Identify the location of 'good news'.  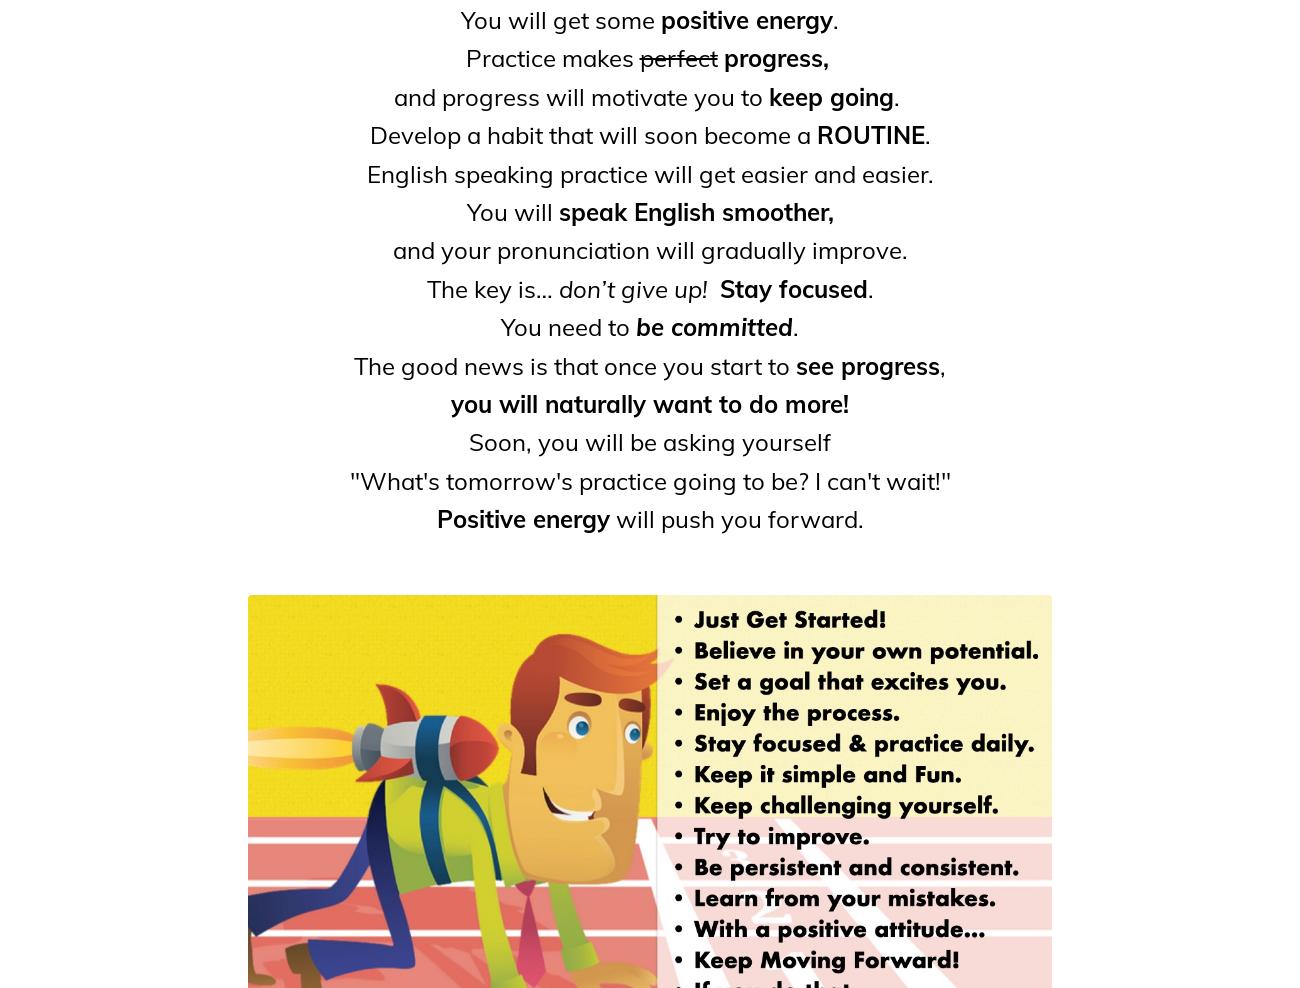
(401, 364).